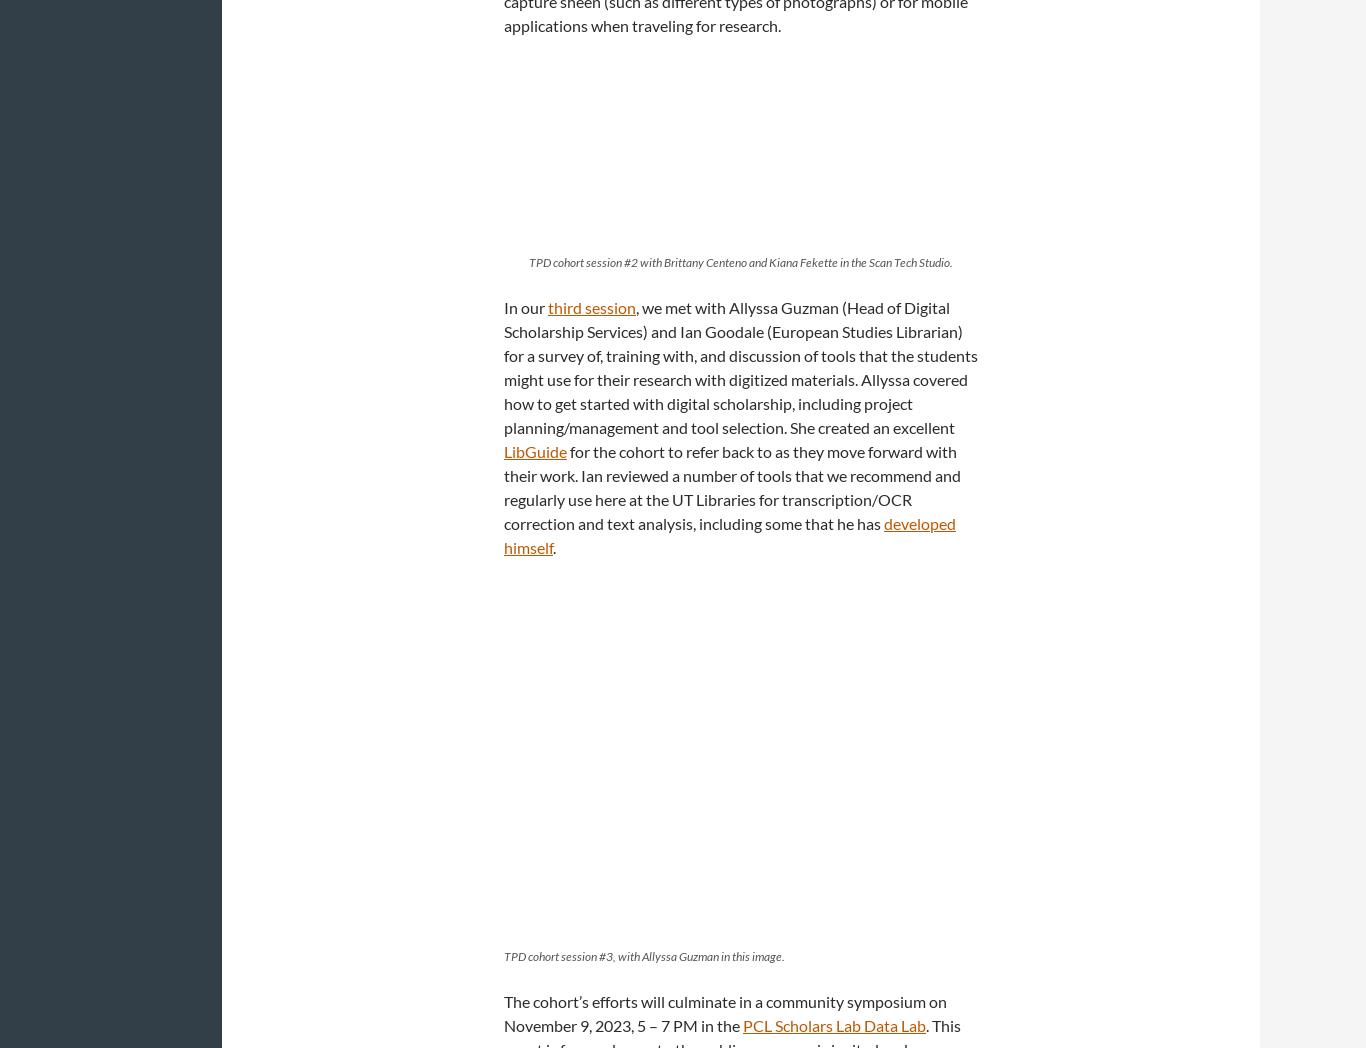  What do you see at coordinates (526, 305) in the screenshot?
I see `'In our'` at bounding box center [526, 305].